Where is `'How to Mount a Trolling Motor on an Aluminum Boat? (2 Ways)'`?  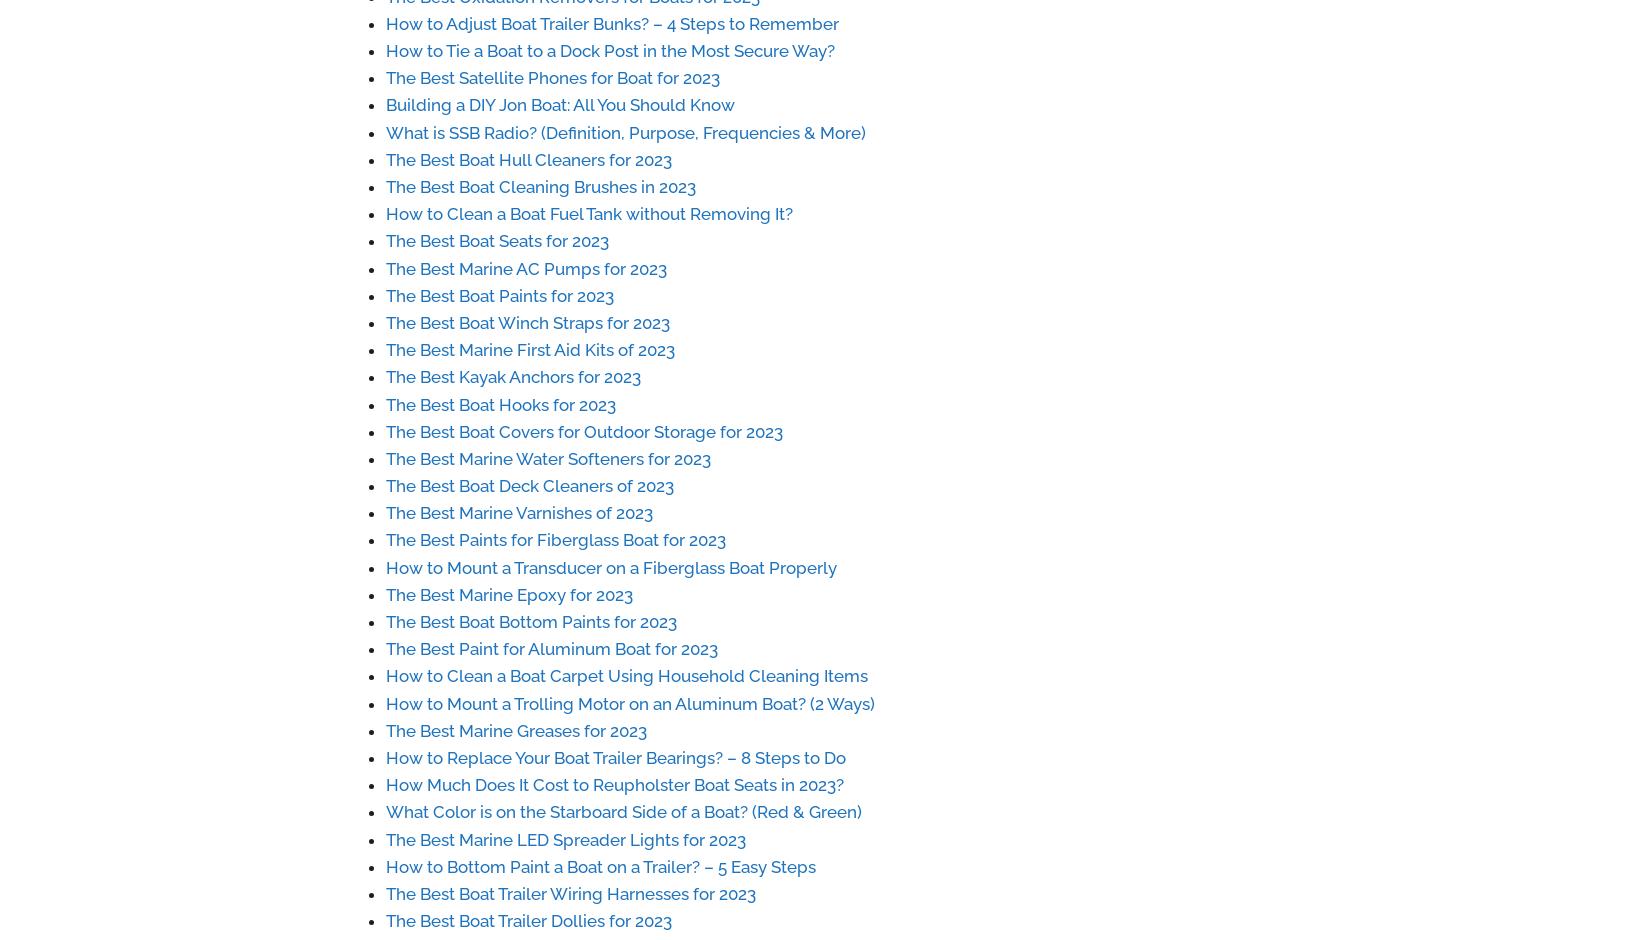 'How to Mount a Trolling Motor on an Aluminum Boat? (2 Ways)' is located at coordinates (629, 702).